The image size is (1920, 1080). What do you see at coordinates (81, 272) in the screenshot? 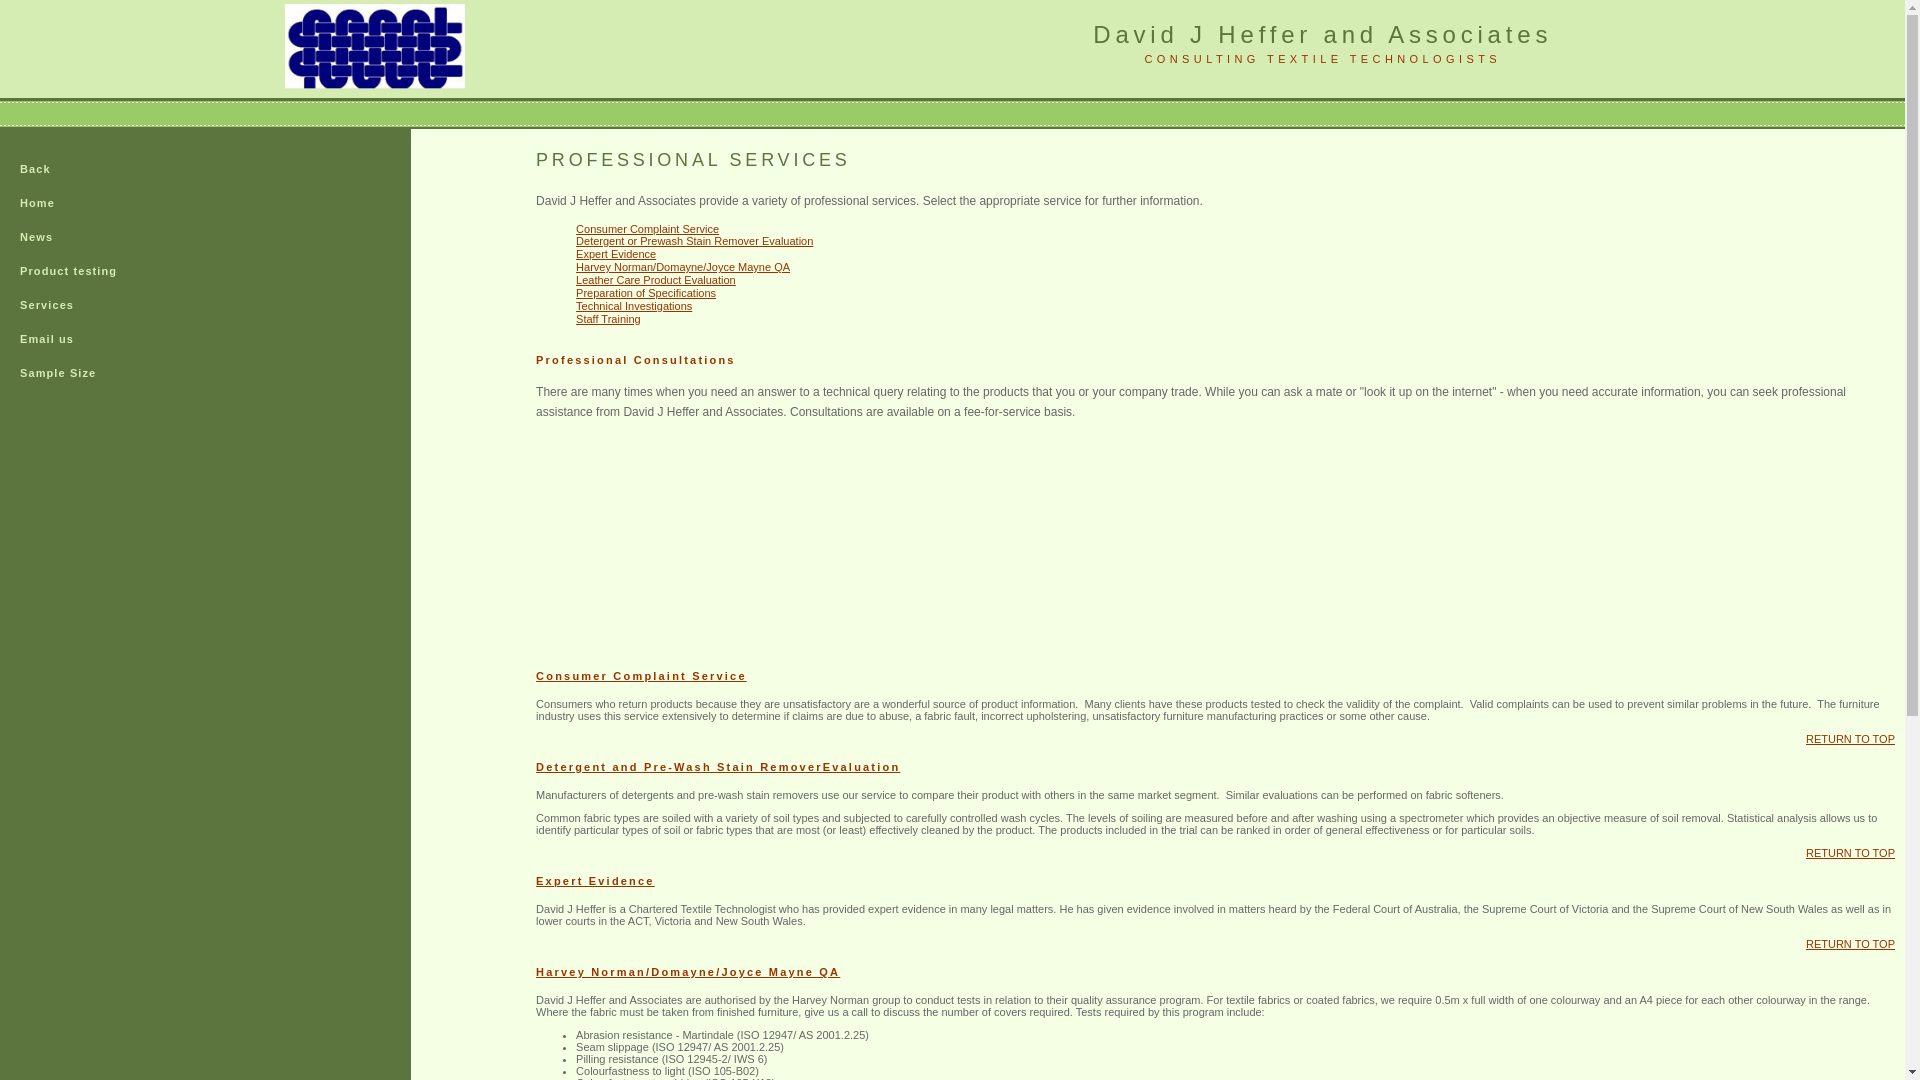
I see `'Product testing'` at bounding box center [81, 272].